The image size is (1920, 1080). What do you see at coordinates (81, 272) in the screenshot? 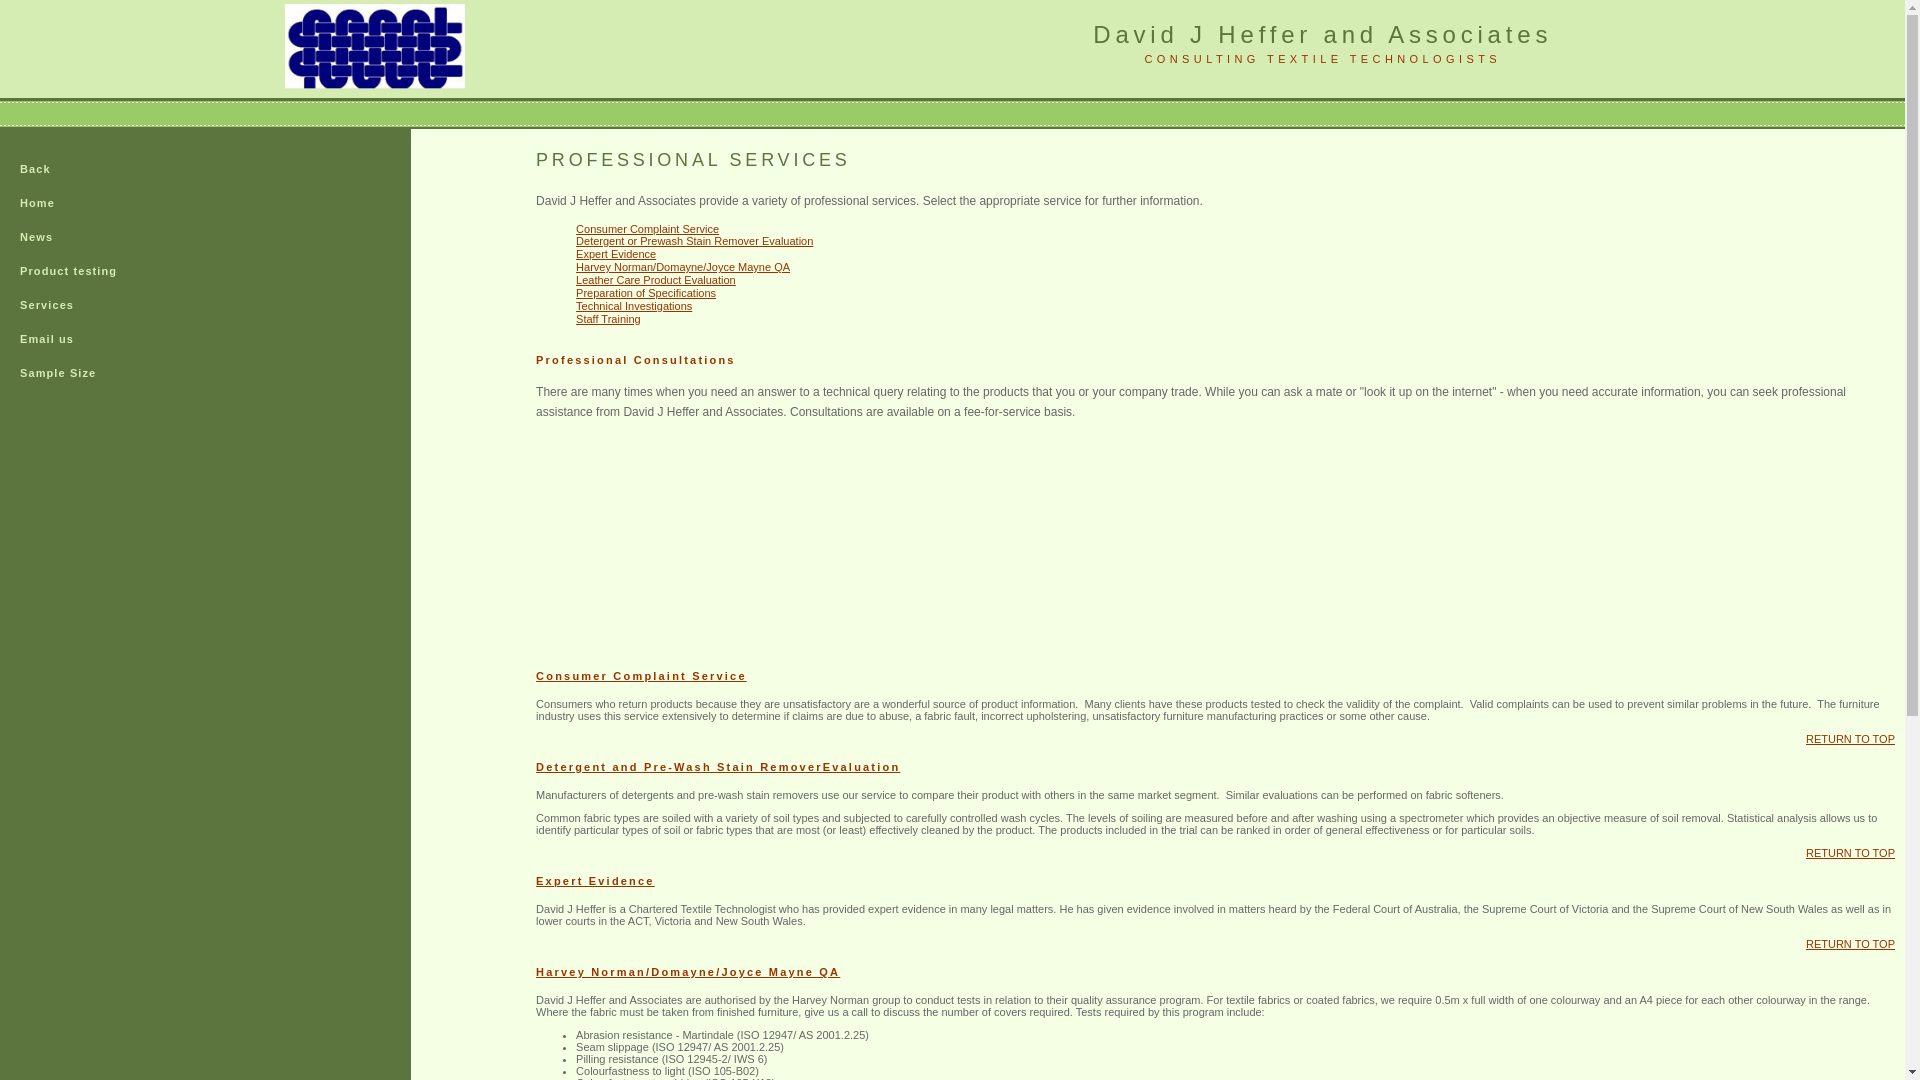
I see `'Product testing'` at bounding box center [81, 272].